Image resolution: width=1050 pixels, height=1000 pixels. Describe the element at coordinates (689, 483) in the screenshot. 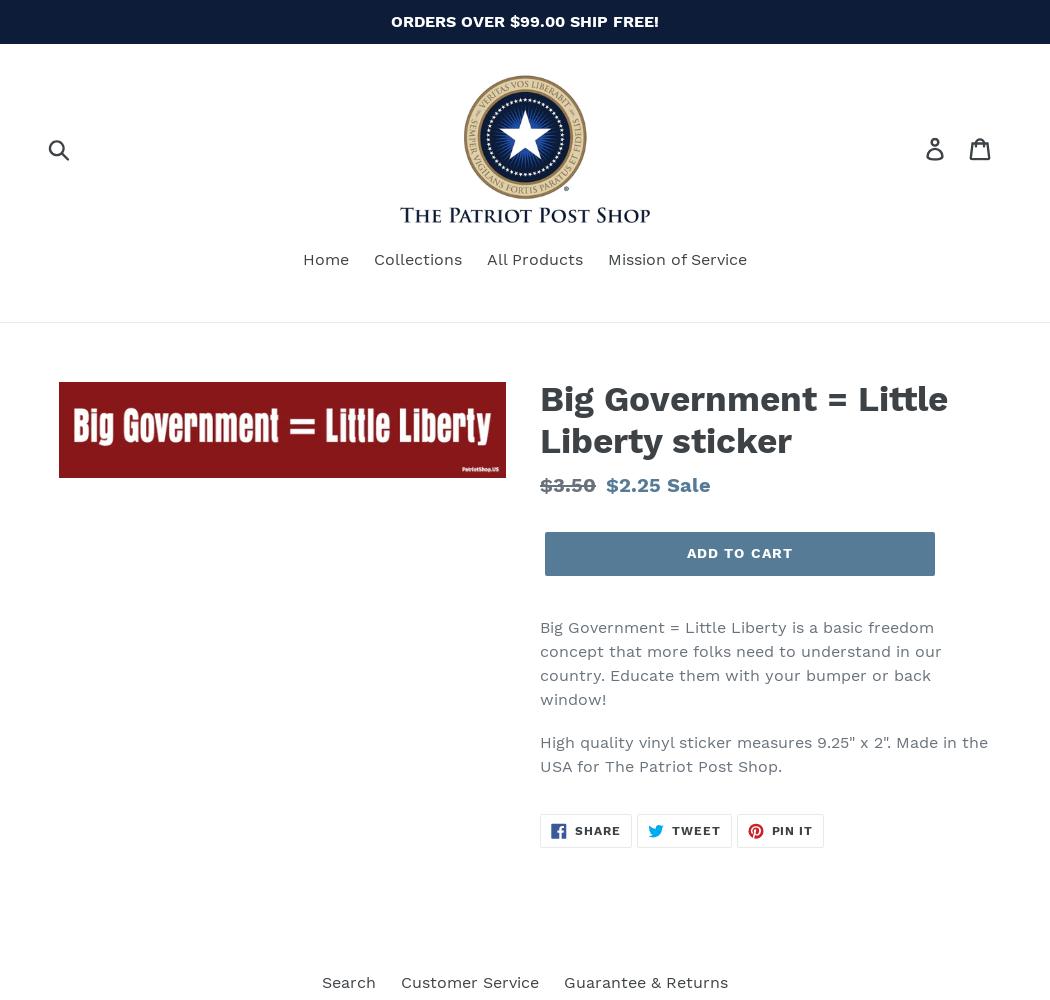

I see `'Sale'` at that location.